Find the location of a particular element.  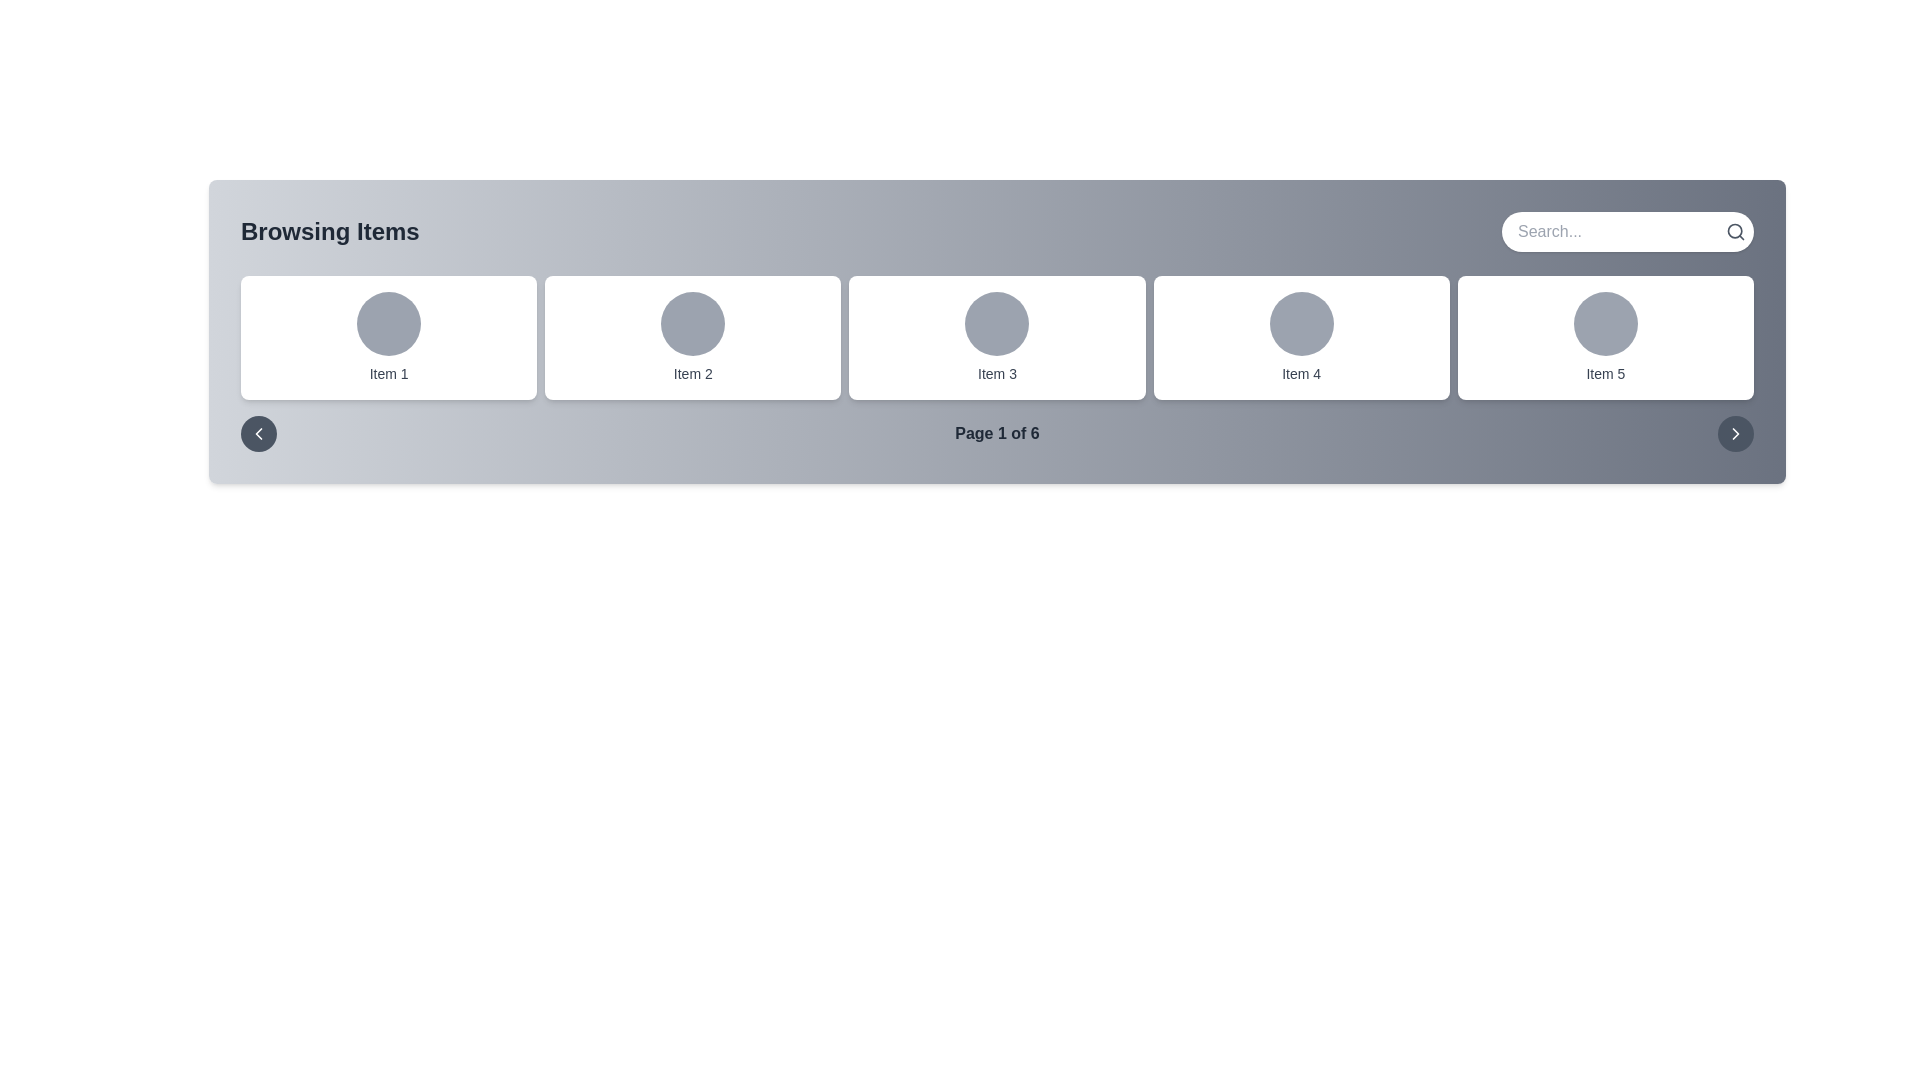

the circular gray icon located in the 'Item 3' card is located at coordinates (997, 323).